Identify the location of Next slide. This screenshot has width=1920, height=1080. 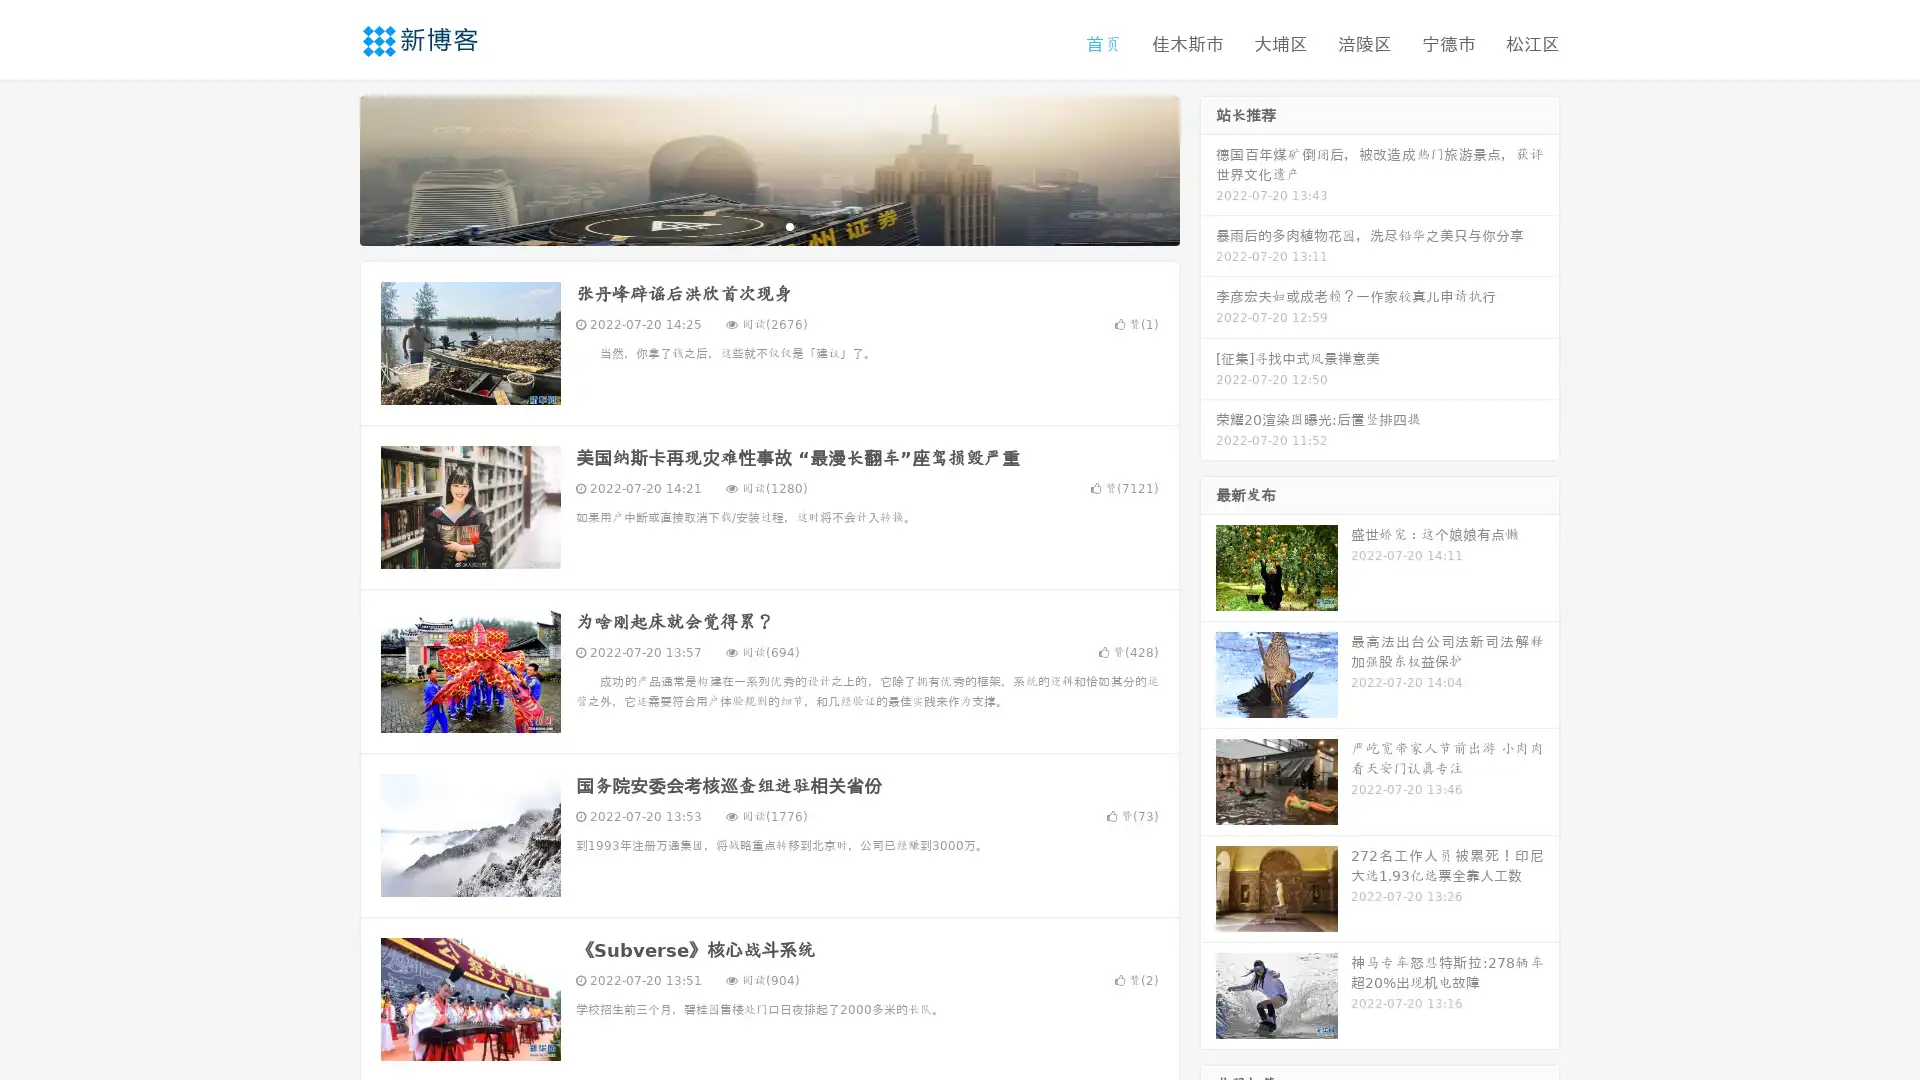
(1208, 168).